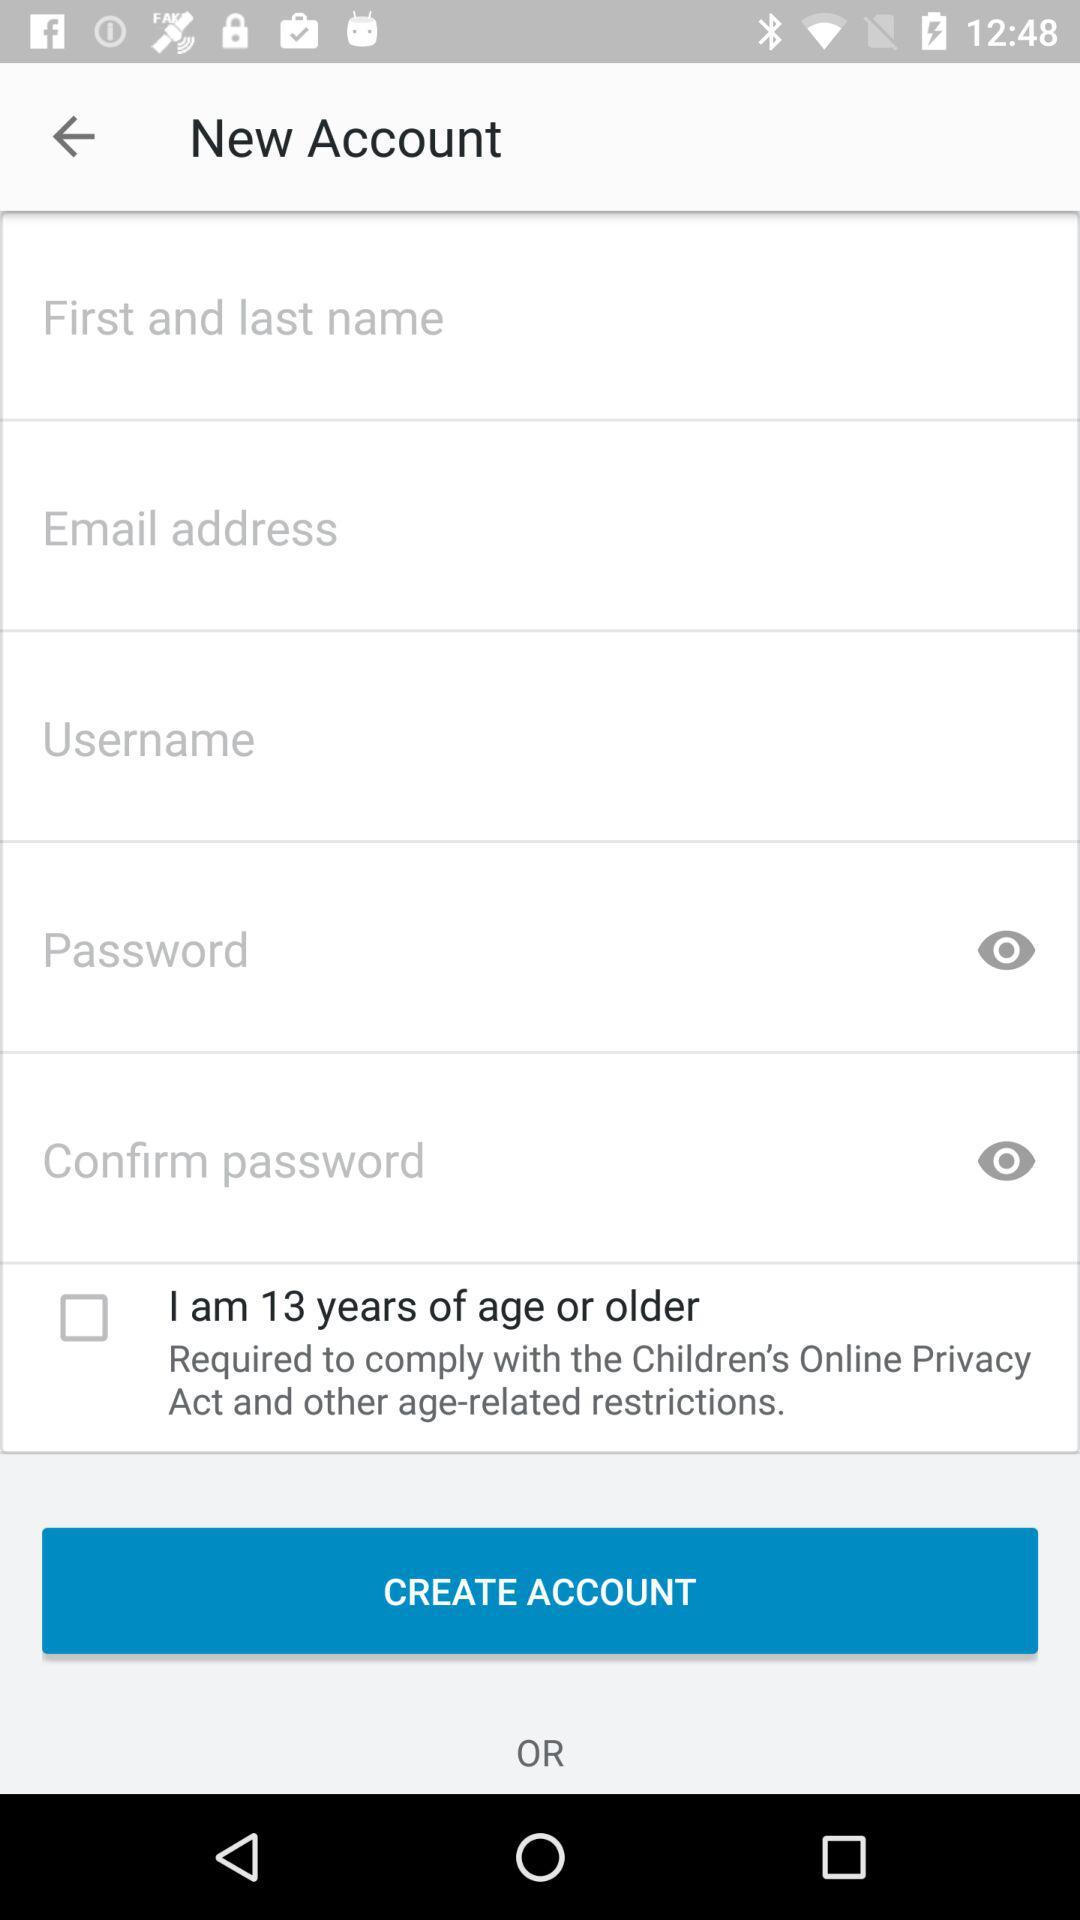  I want to click on toggle name, so click(540, 309).